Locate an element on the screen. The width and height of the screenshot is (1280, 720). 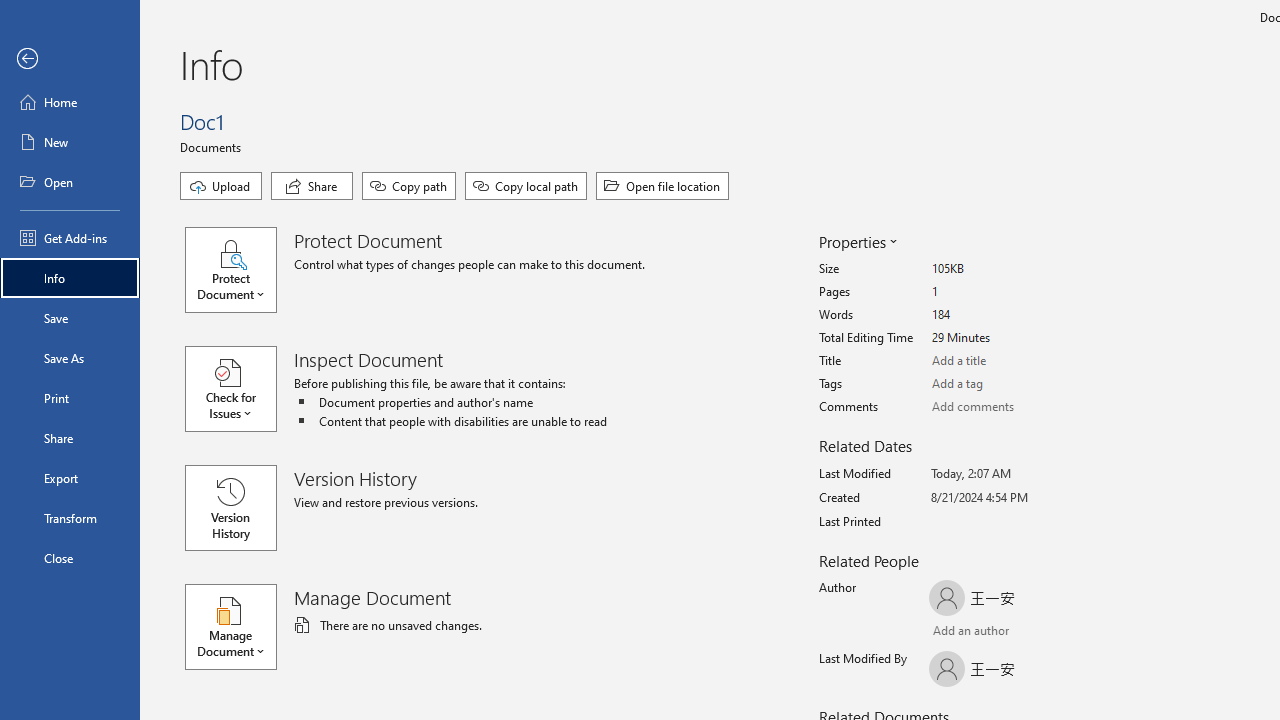
'Copy path' is located at coordinates (407, 186).